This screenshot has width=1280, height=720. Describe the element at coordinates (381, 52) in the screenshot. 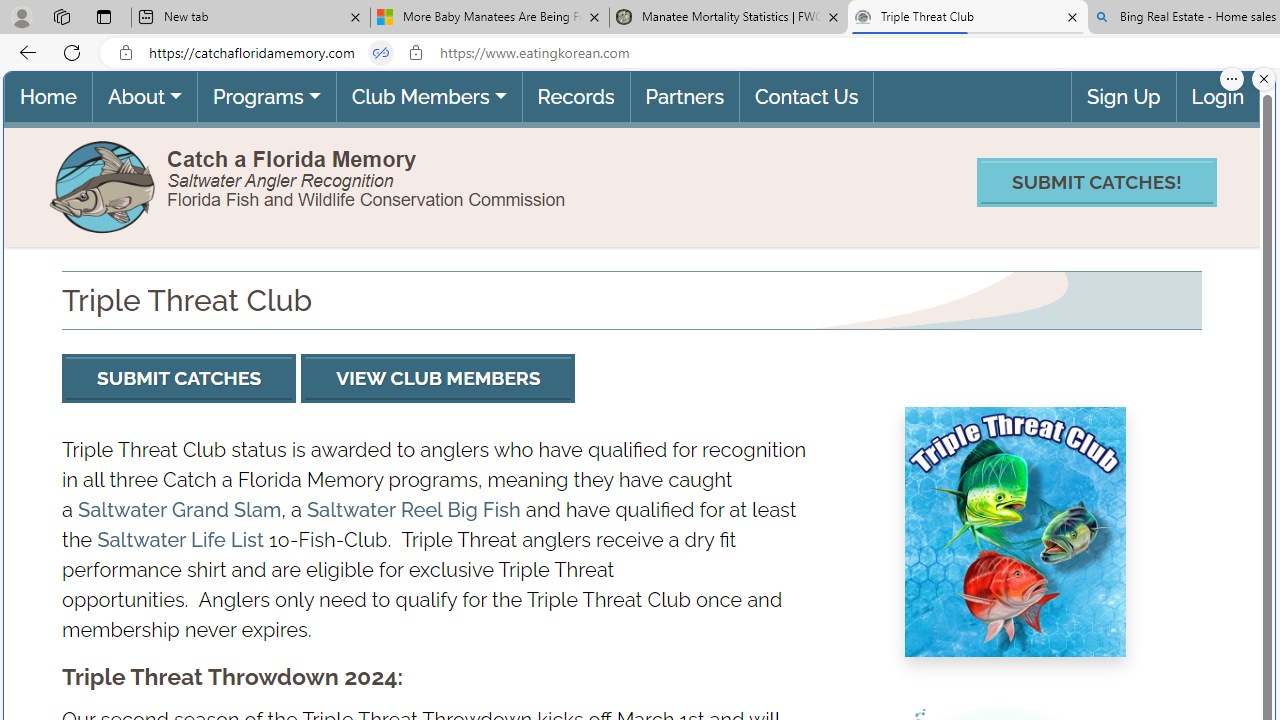

I see `'Tabs in split screen'` at that location.